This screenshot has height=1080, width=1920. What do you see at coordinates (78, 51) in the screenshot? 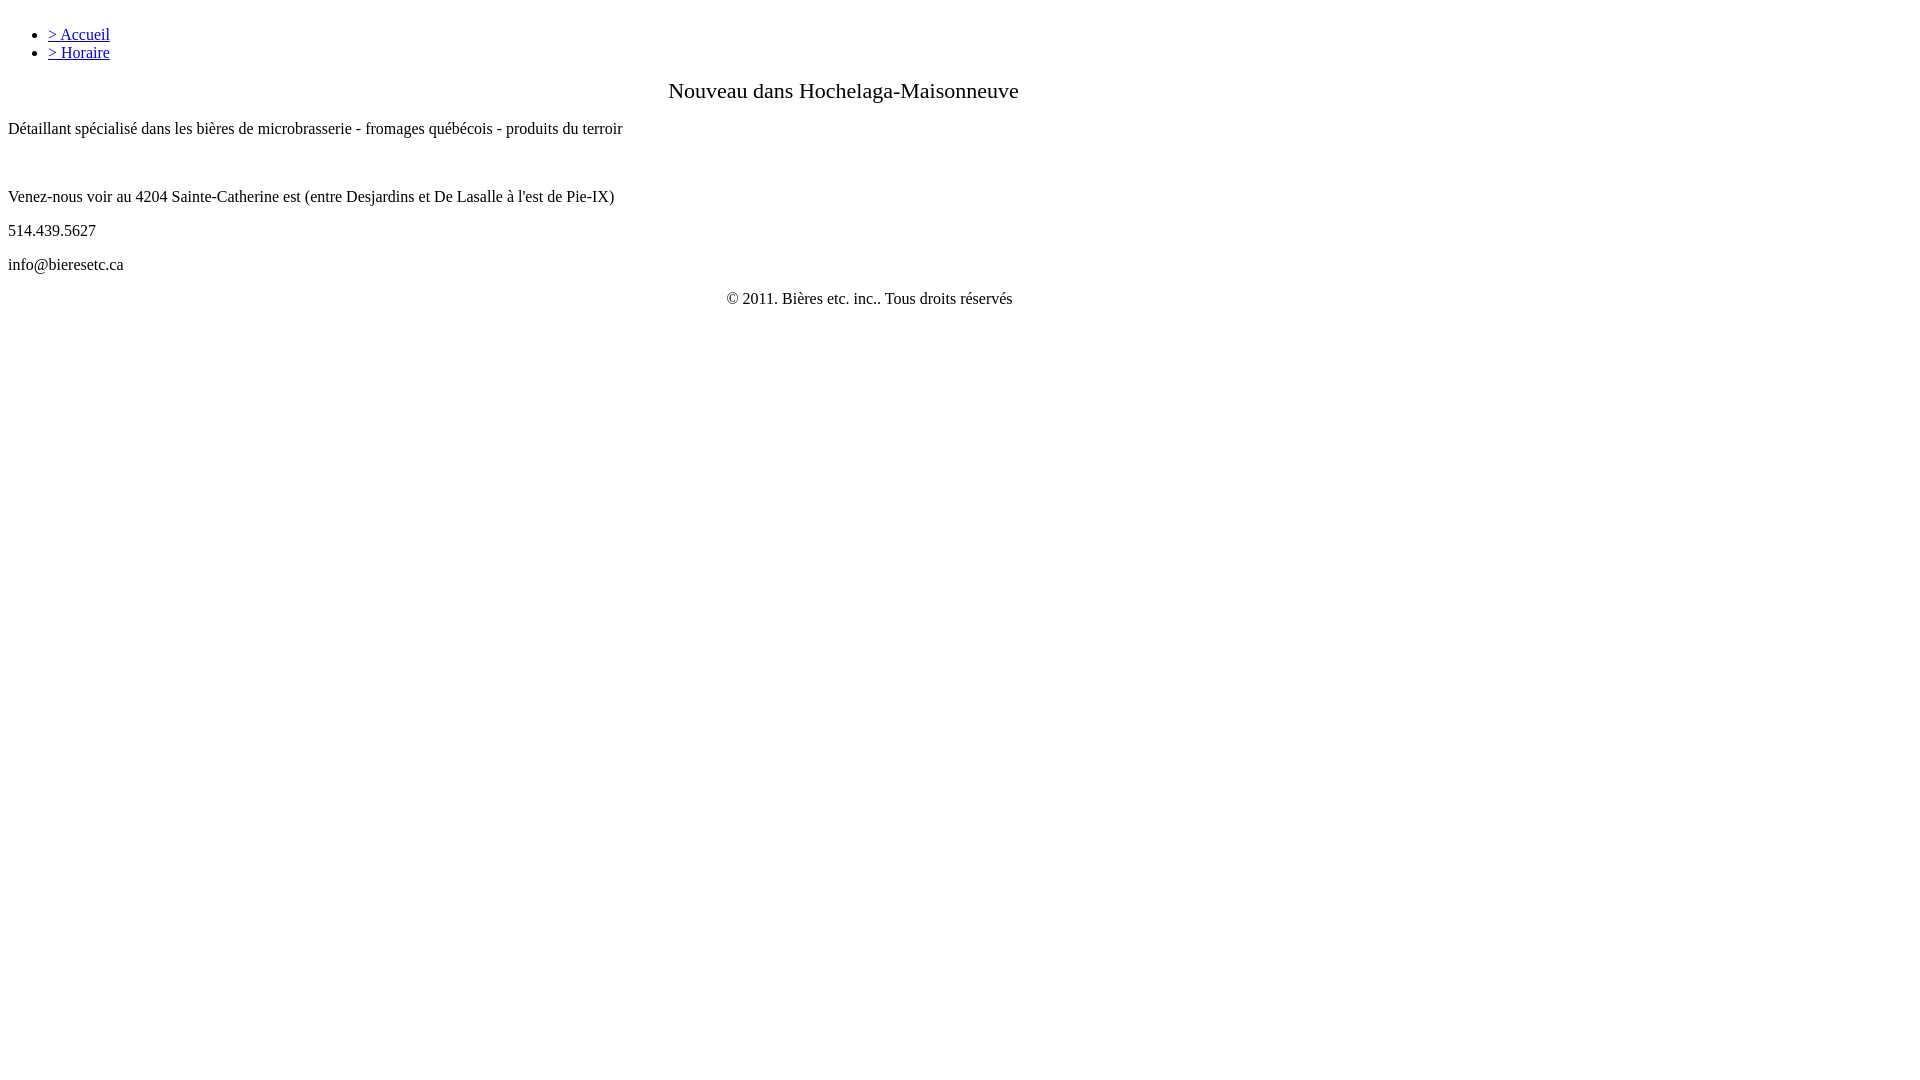
I see `'> Horaire'` at bounding box center [78, 51].